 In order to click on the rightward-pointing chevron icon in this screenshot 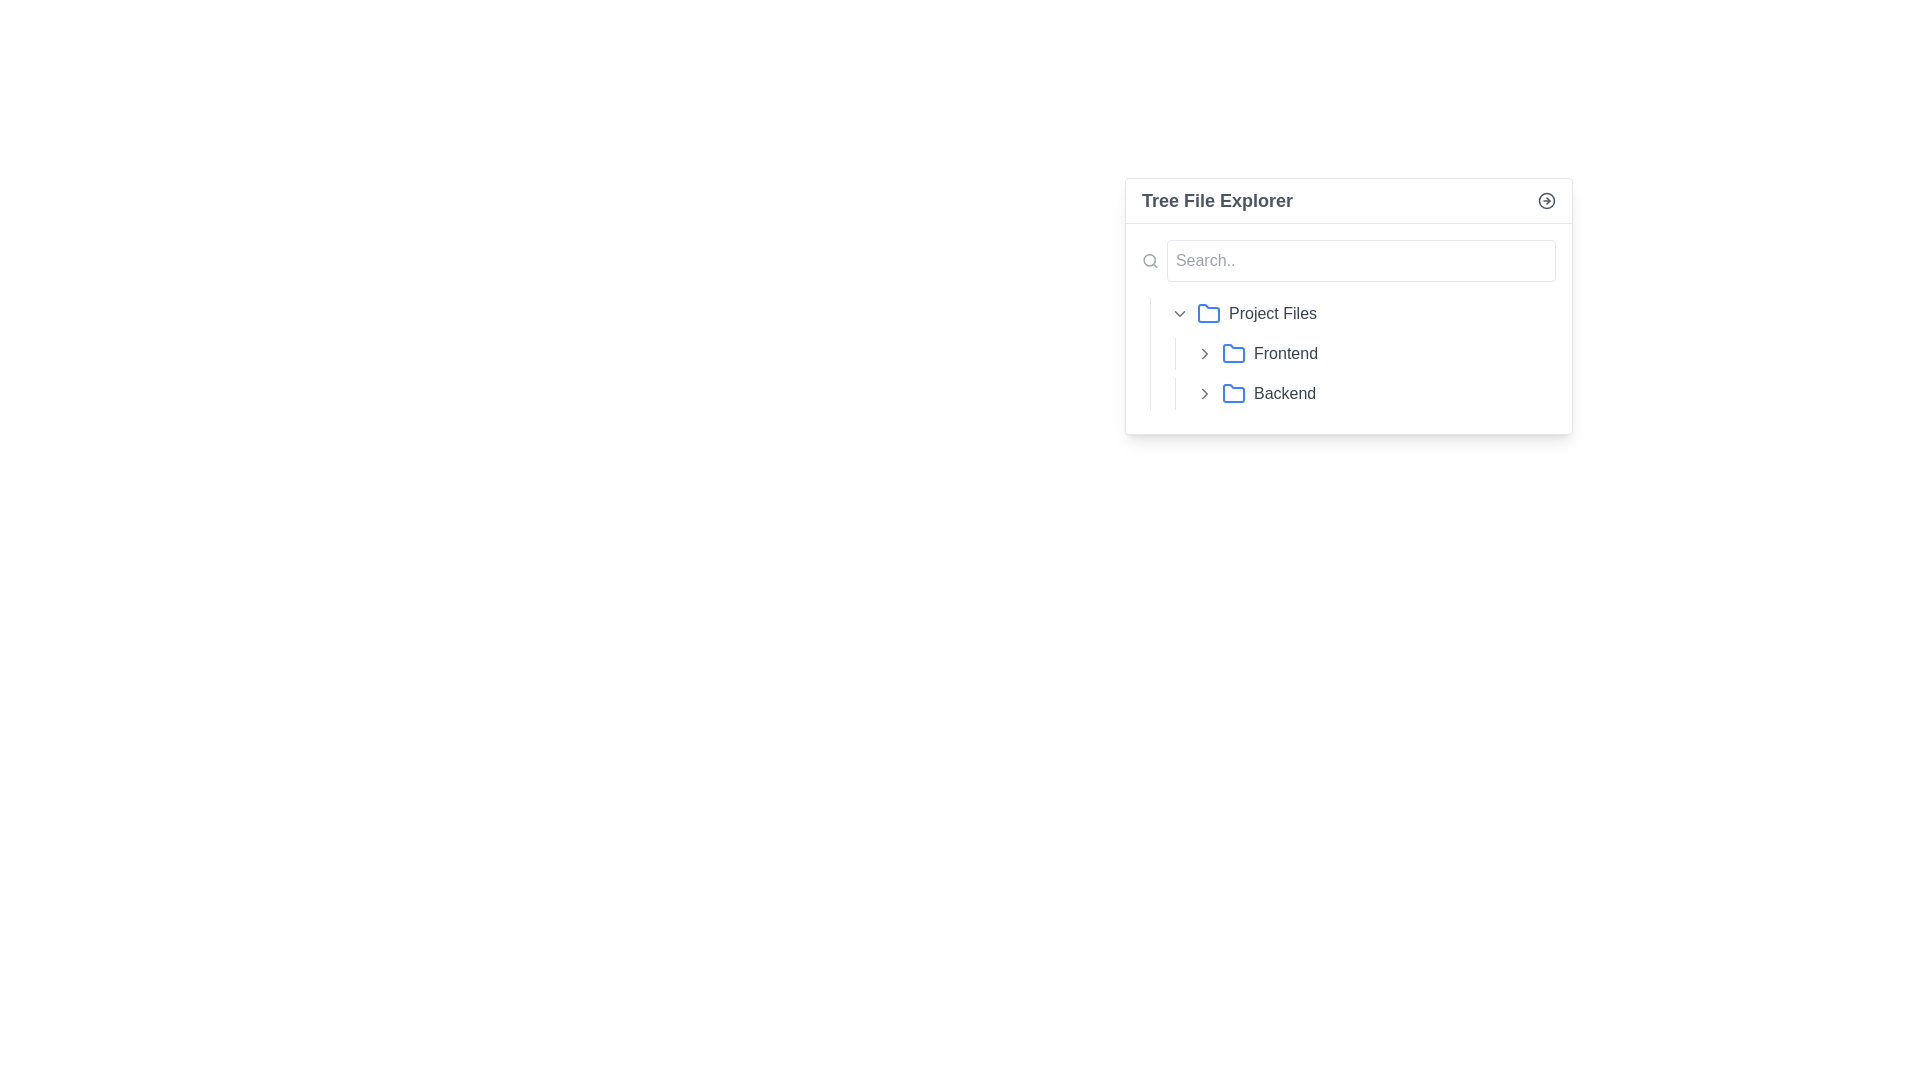, I will do `click(1203, 353)`.